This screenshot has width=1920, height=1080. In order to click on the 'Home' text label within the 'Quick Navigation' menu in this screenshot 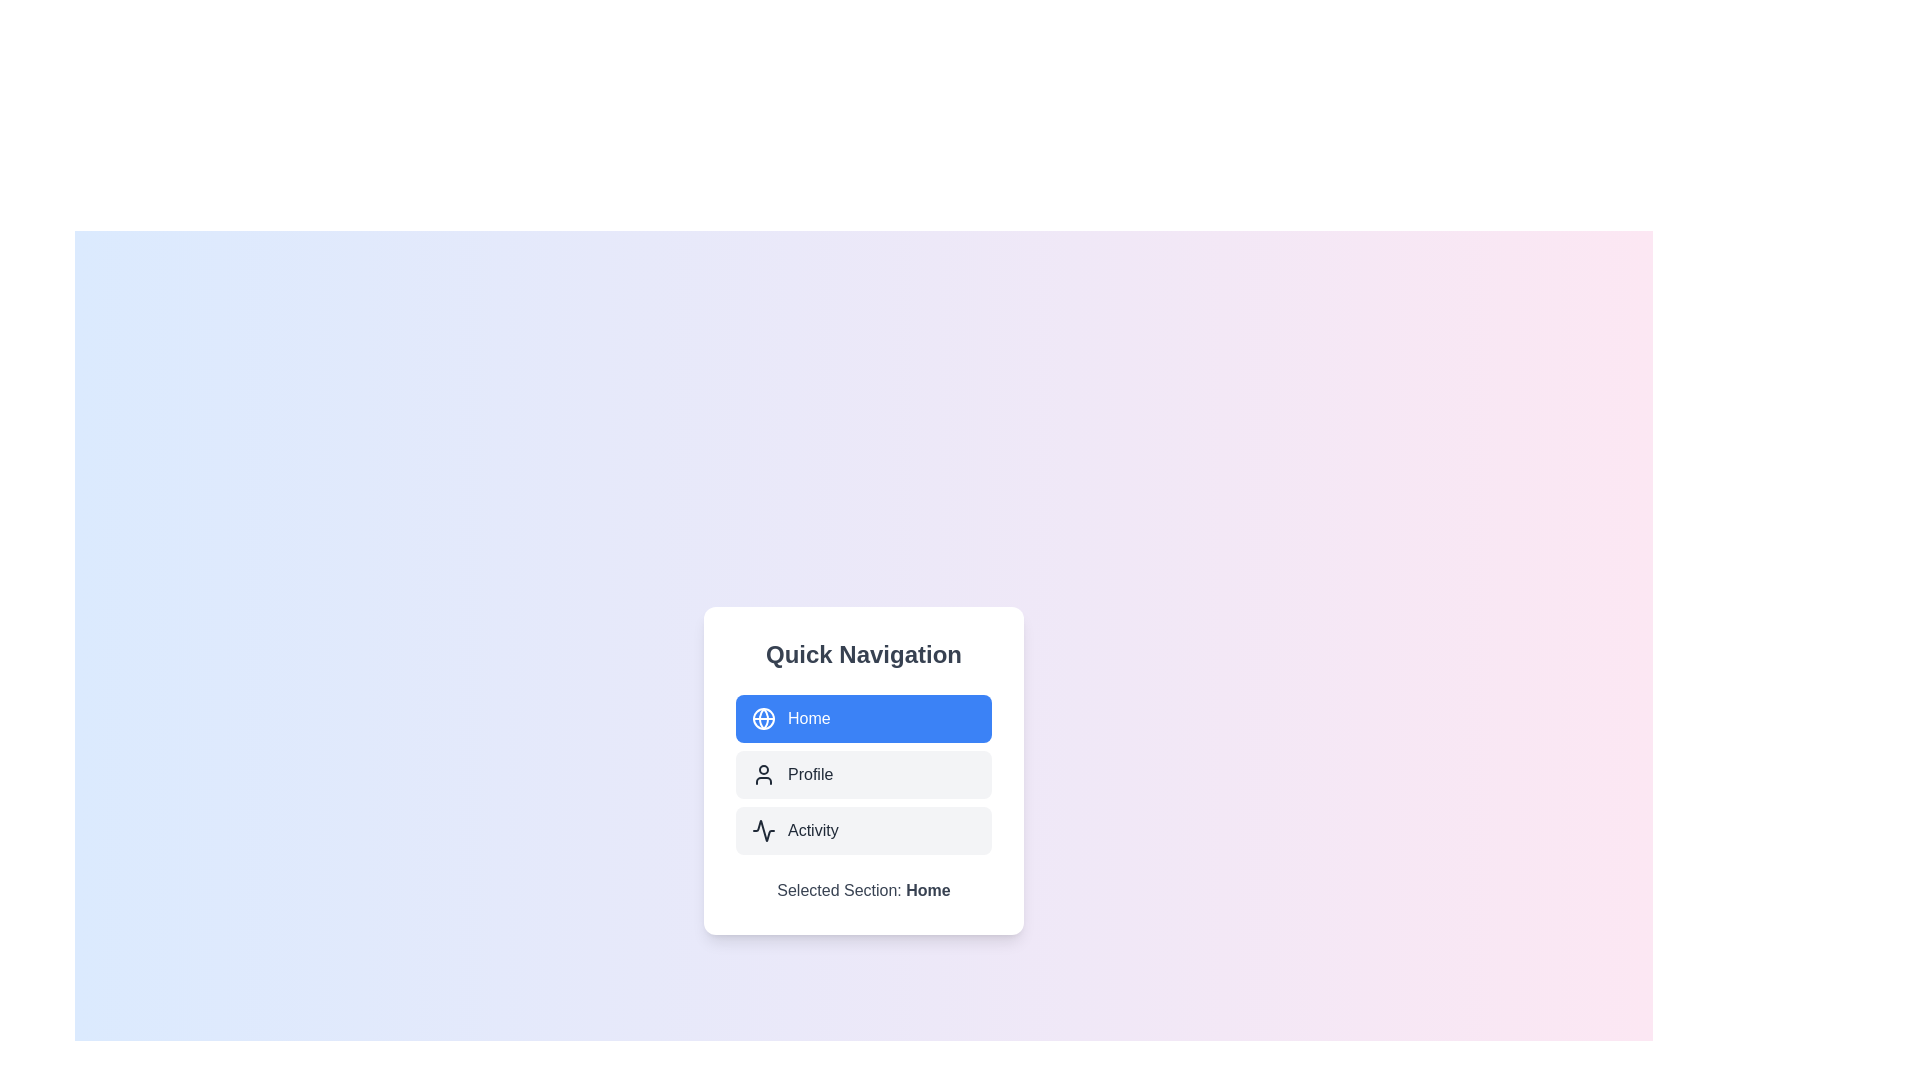, I will do `click(809, 717)`.